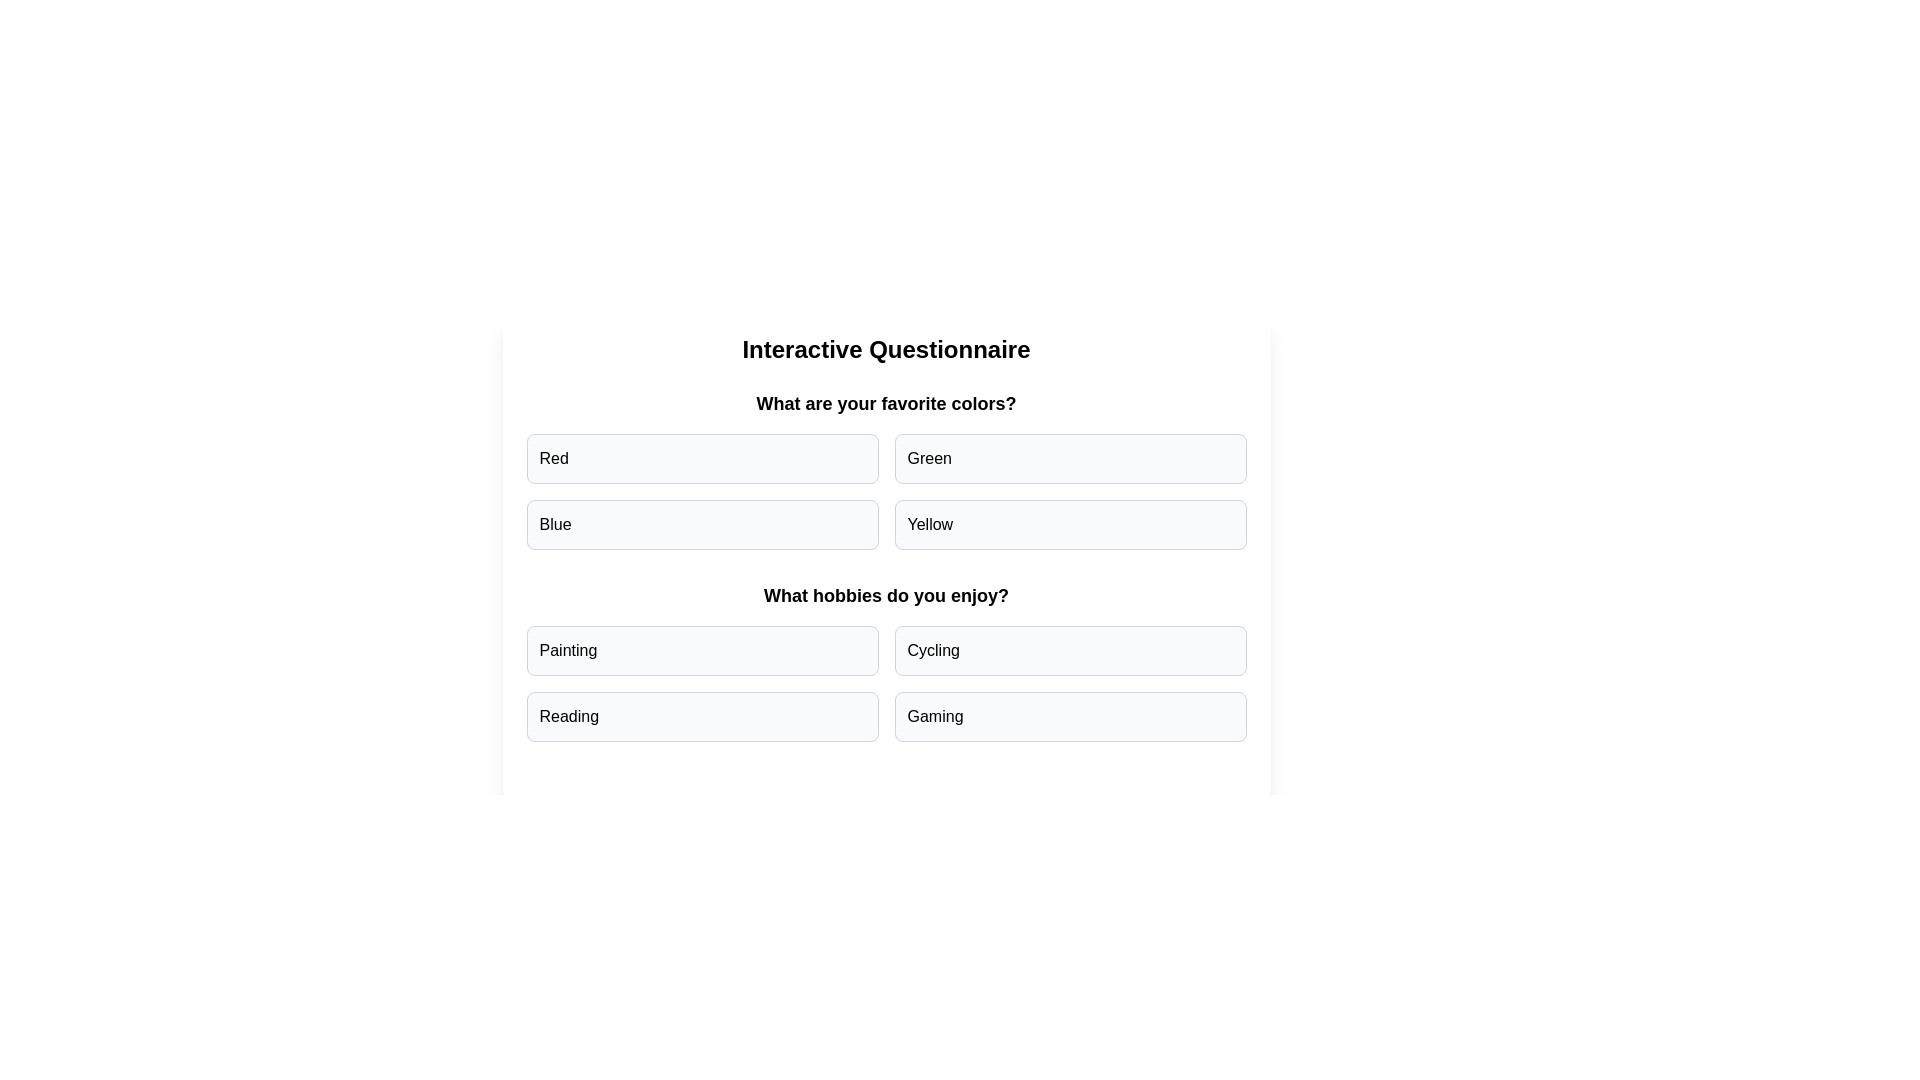 This screenshot has width=1920, height=1080. Describe the element at coordinates (885, 404) in the screenshot. I see `the question label What are your favorite colors?` at that location.